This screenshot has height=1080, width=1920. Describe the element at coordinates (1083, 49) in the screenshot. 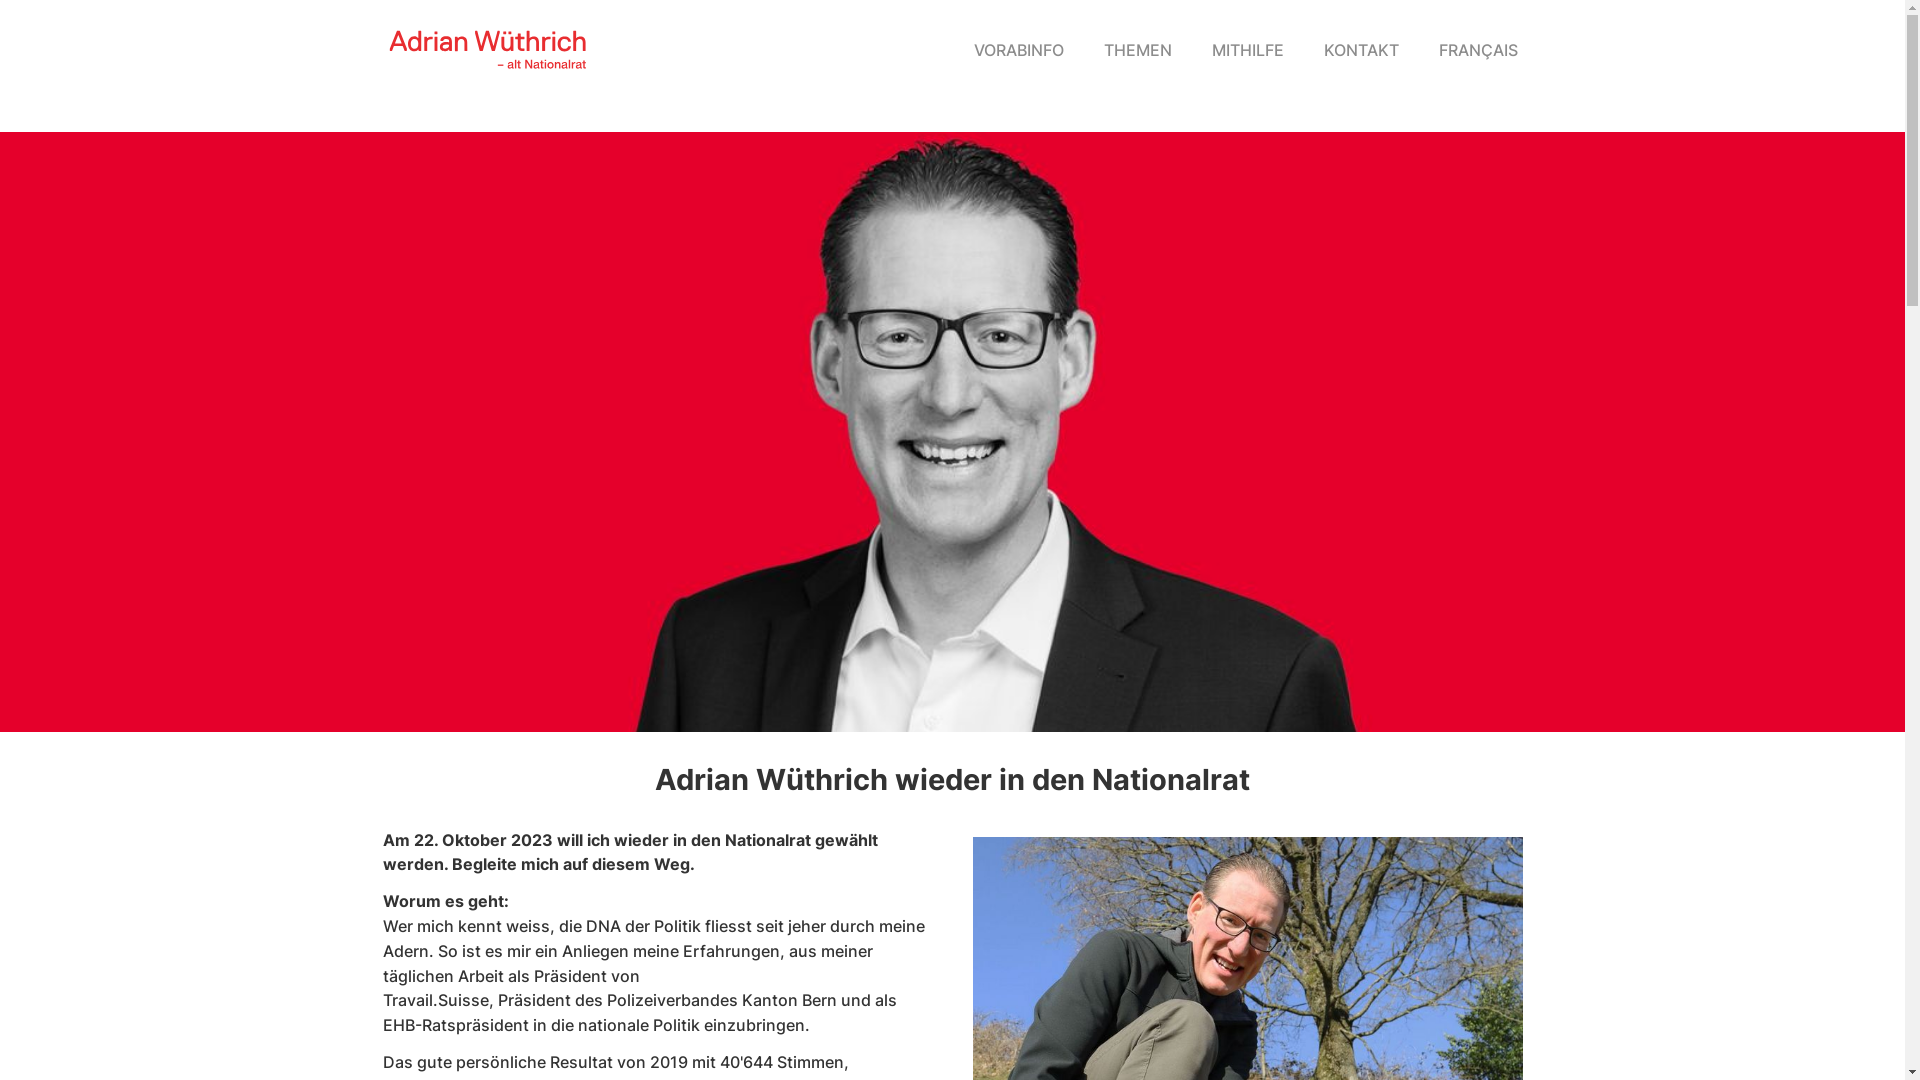

I see `'THEMEN'` at that location.